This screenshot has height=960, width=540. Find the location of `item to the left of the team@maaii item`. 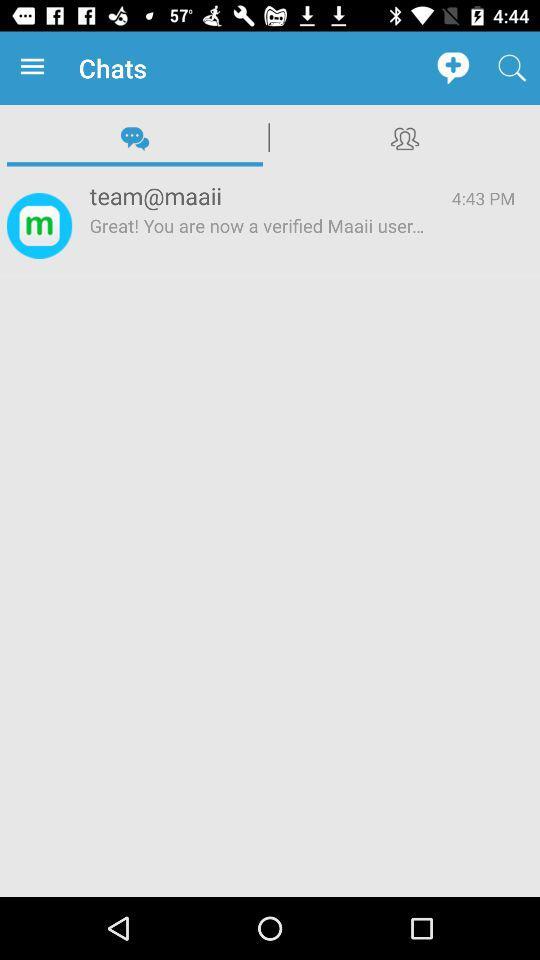

item to the left of the team@maaii item is located at coordinates (39, 225).